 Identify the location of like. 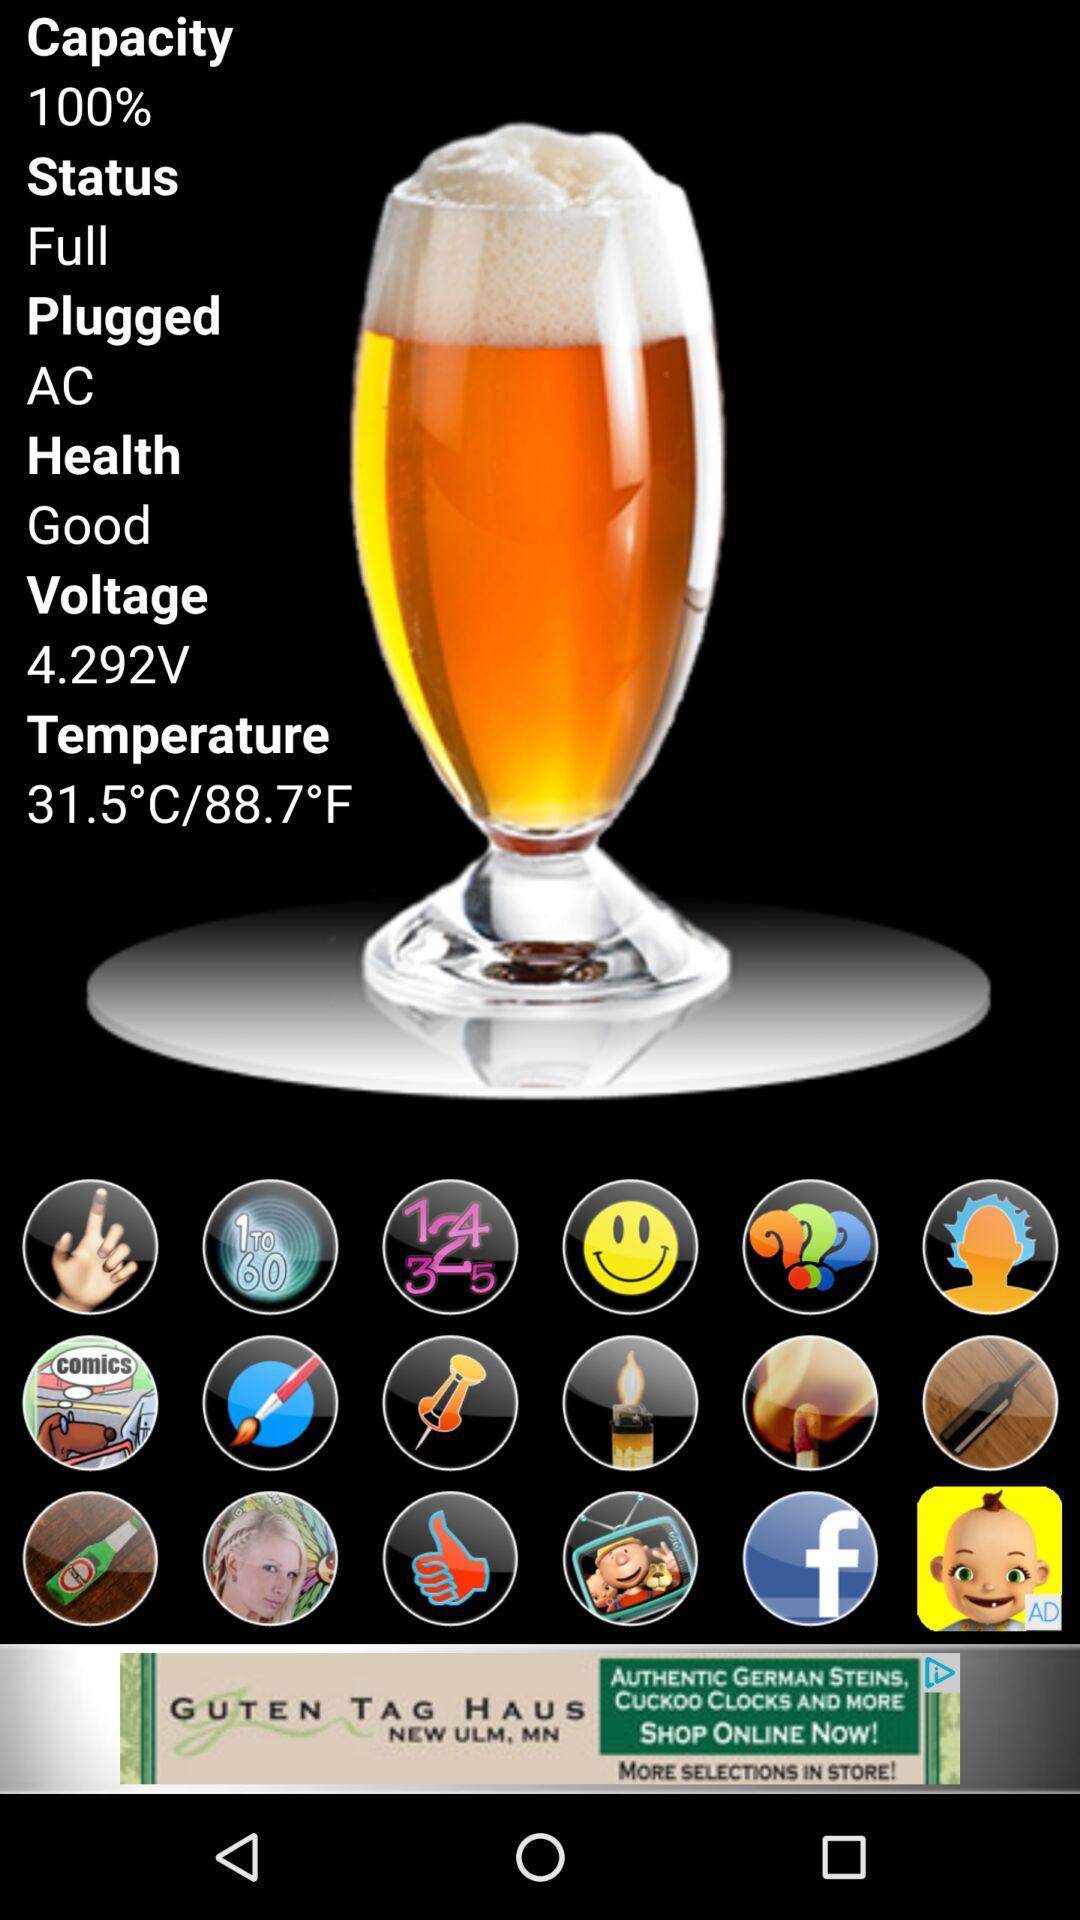
(450, 1557).